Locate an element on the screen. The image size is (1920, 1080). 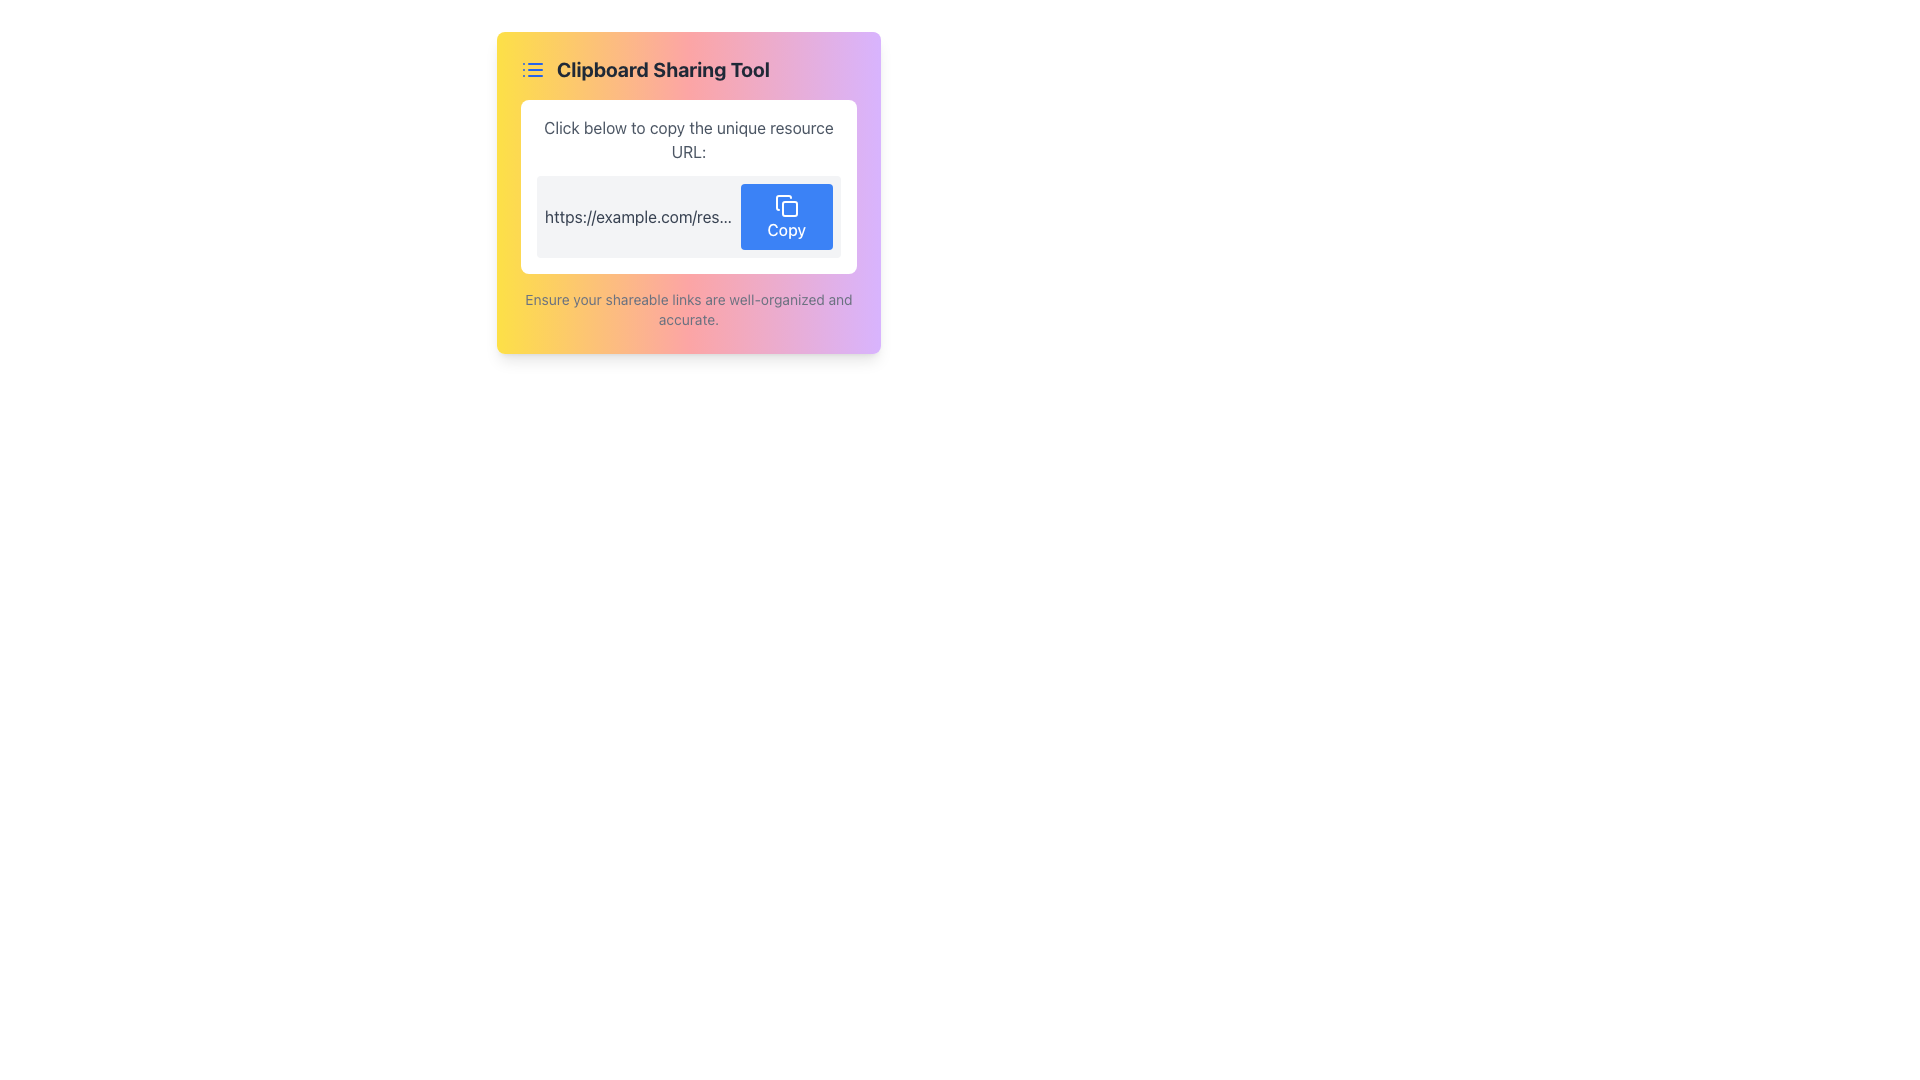
the aesthetic contribution of the stylized document corner icon located above the blue 'Copy' button in the interface is located at coordinates (782, 202).